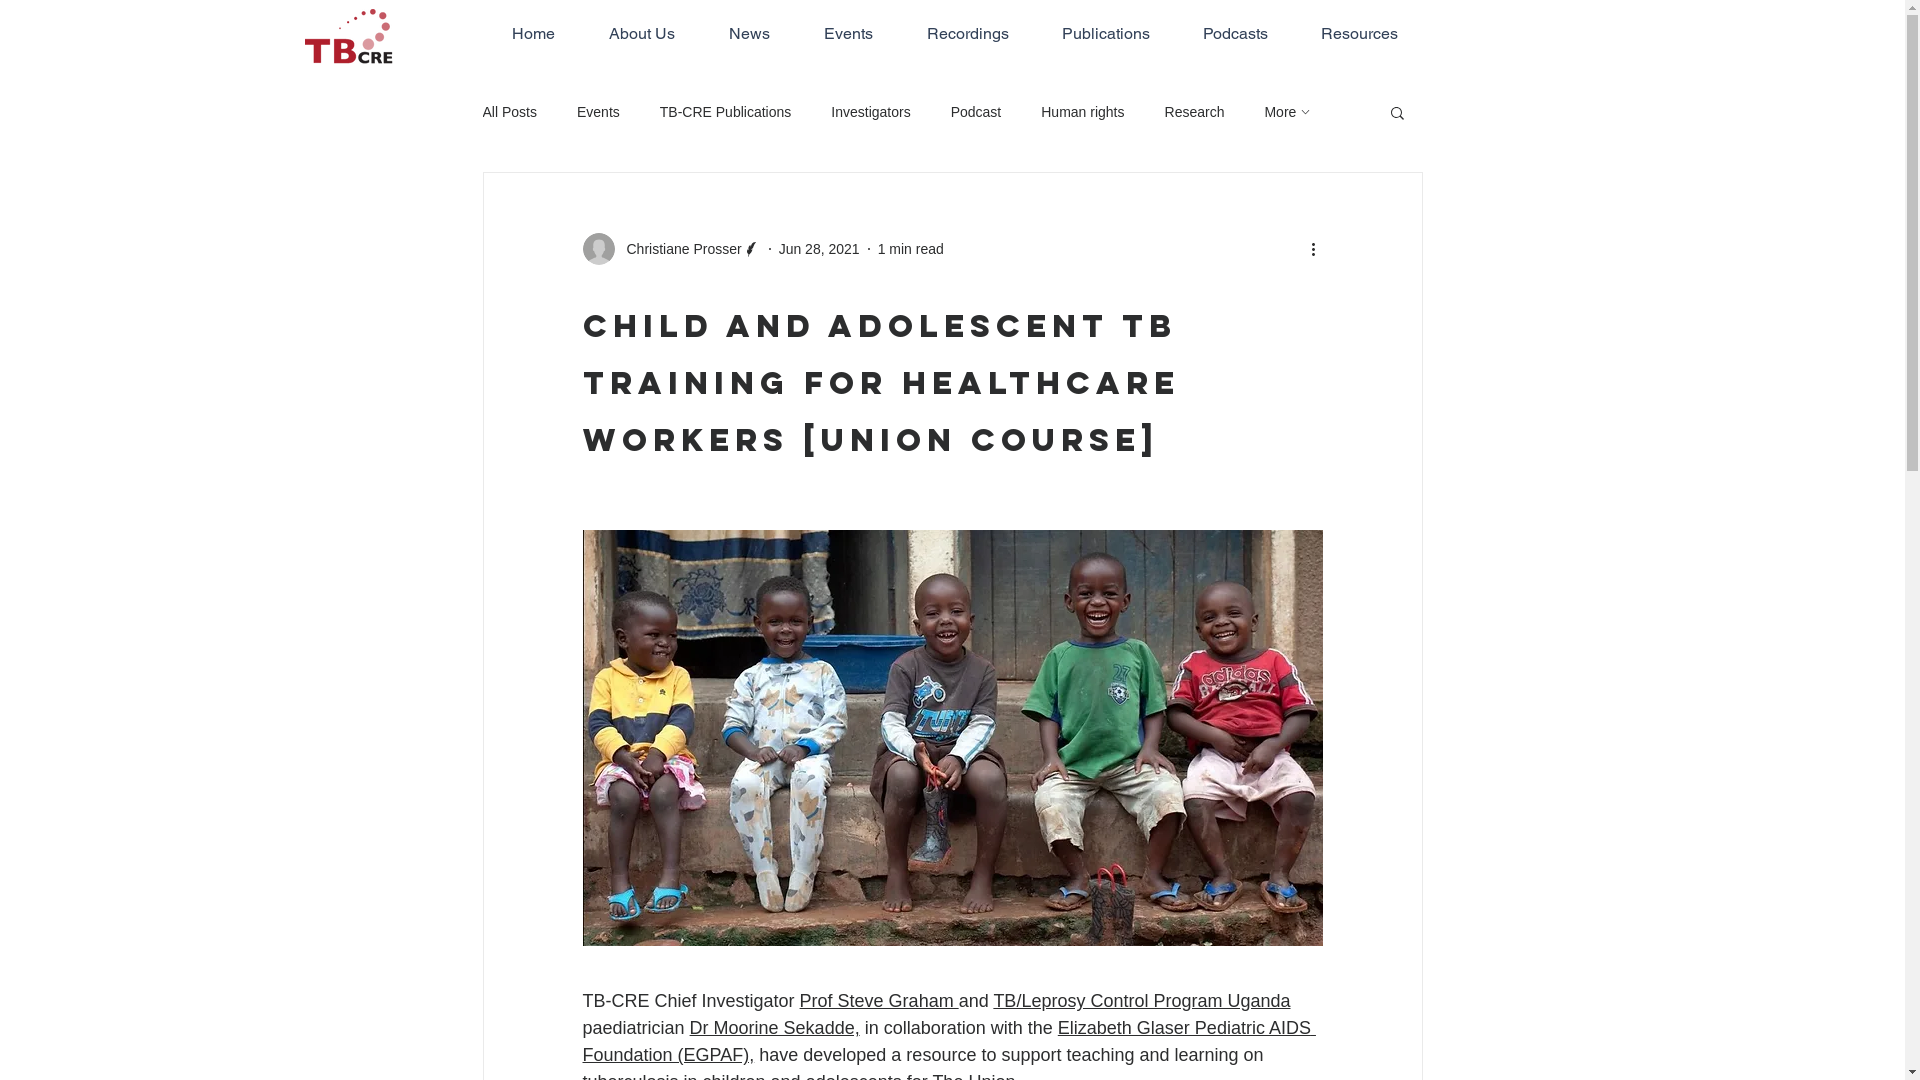 This screenshot has width=1920, height=1080. What do you see at coordinates (508, 111) in the screenshot?
I see `'All Posts'` at bounding box center [508, 111].